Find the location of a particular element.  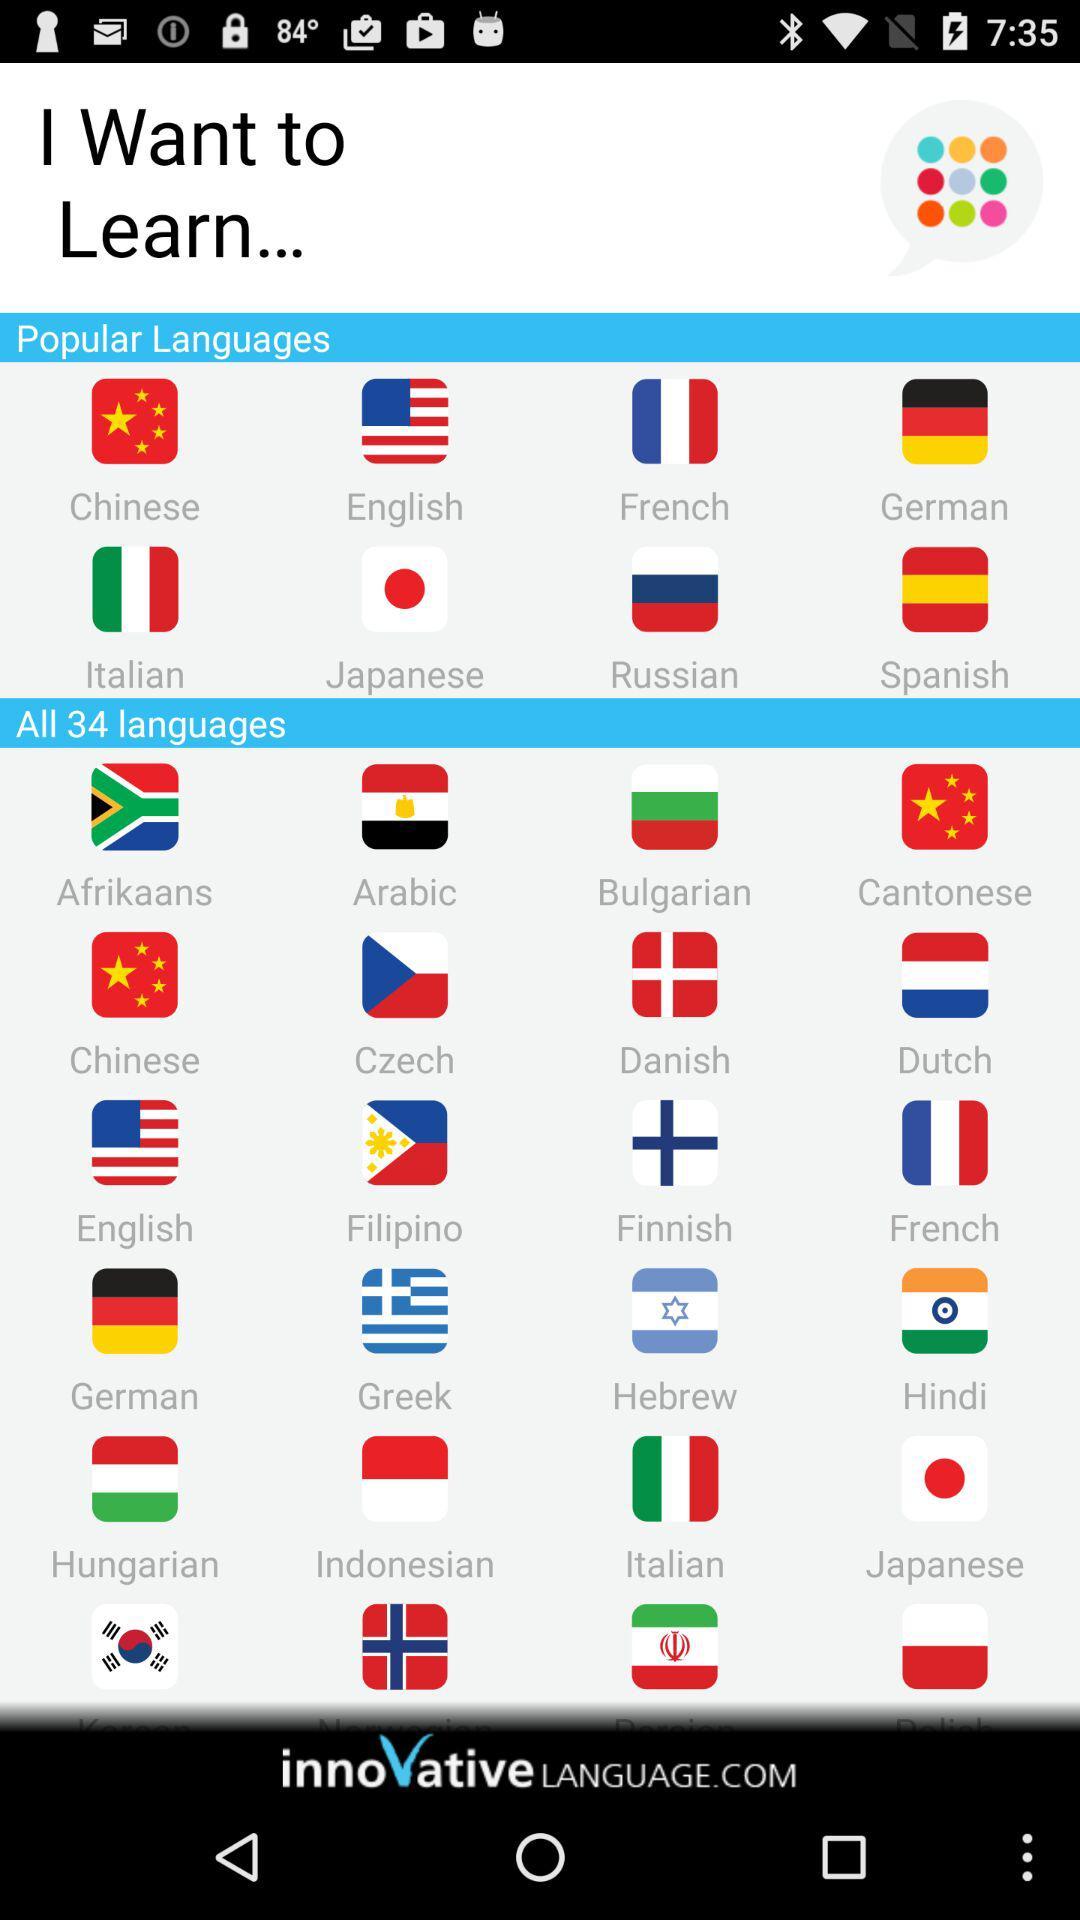

the delete icon is located at coordinates (945, 1762).